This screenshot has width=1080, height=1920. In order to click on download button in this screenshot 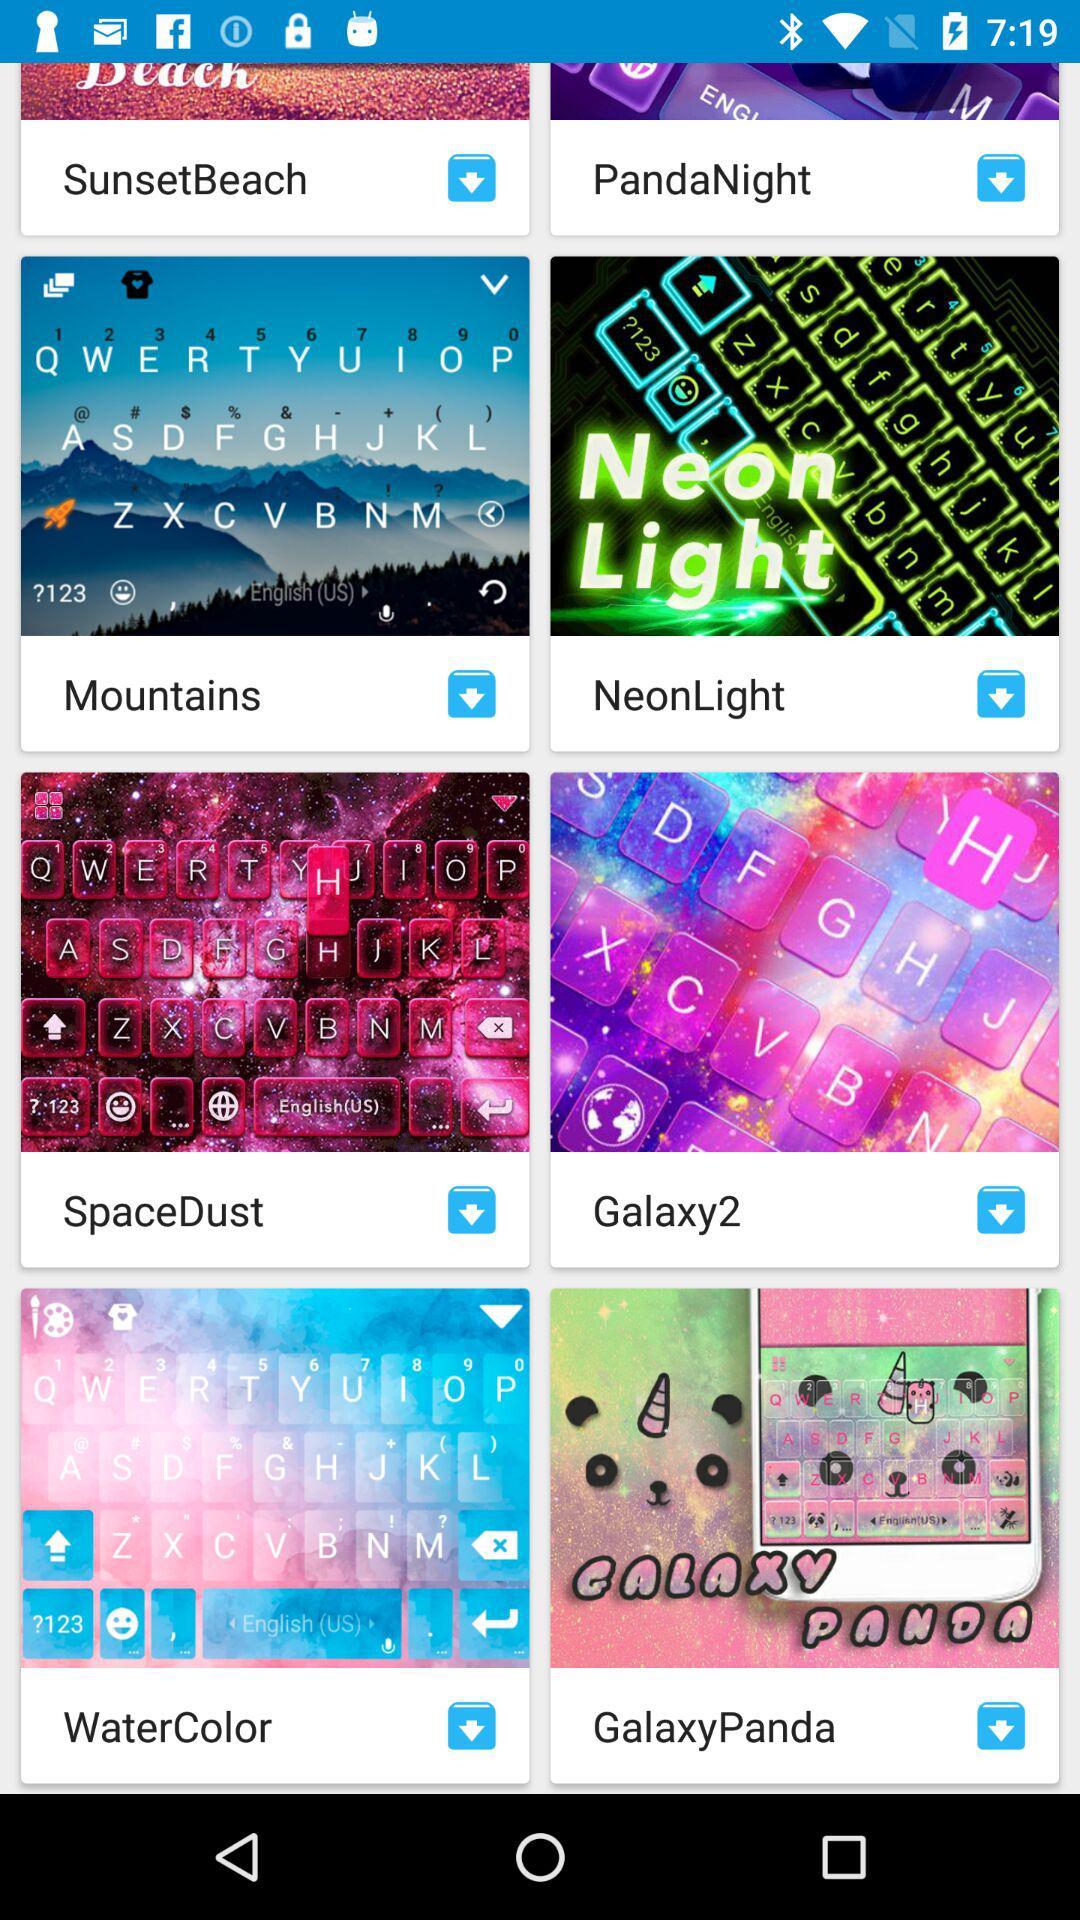, I will do `click(471, 693)`.